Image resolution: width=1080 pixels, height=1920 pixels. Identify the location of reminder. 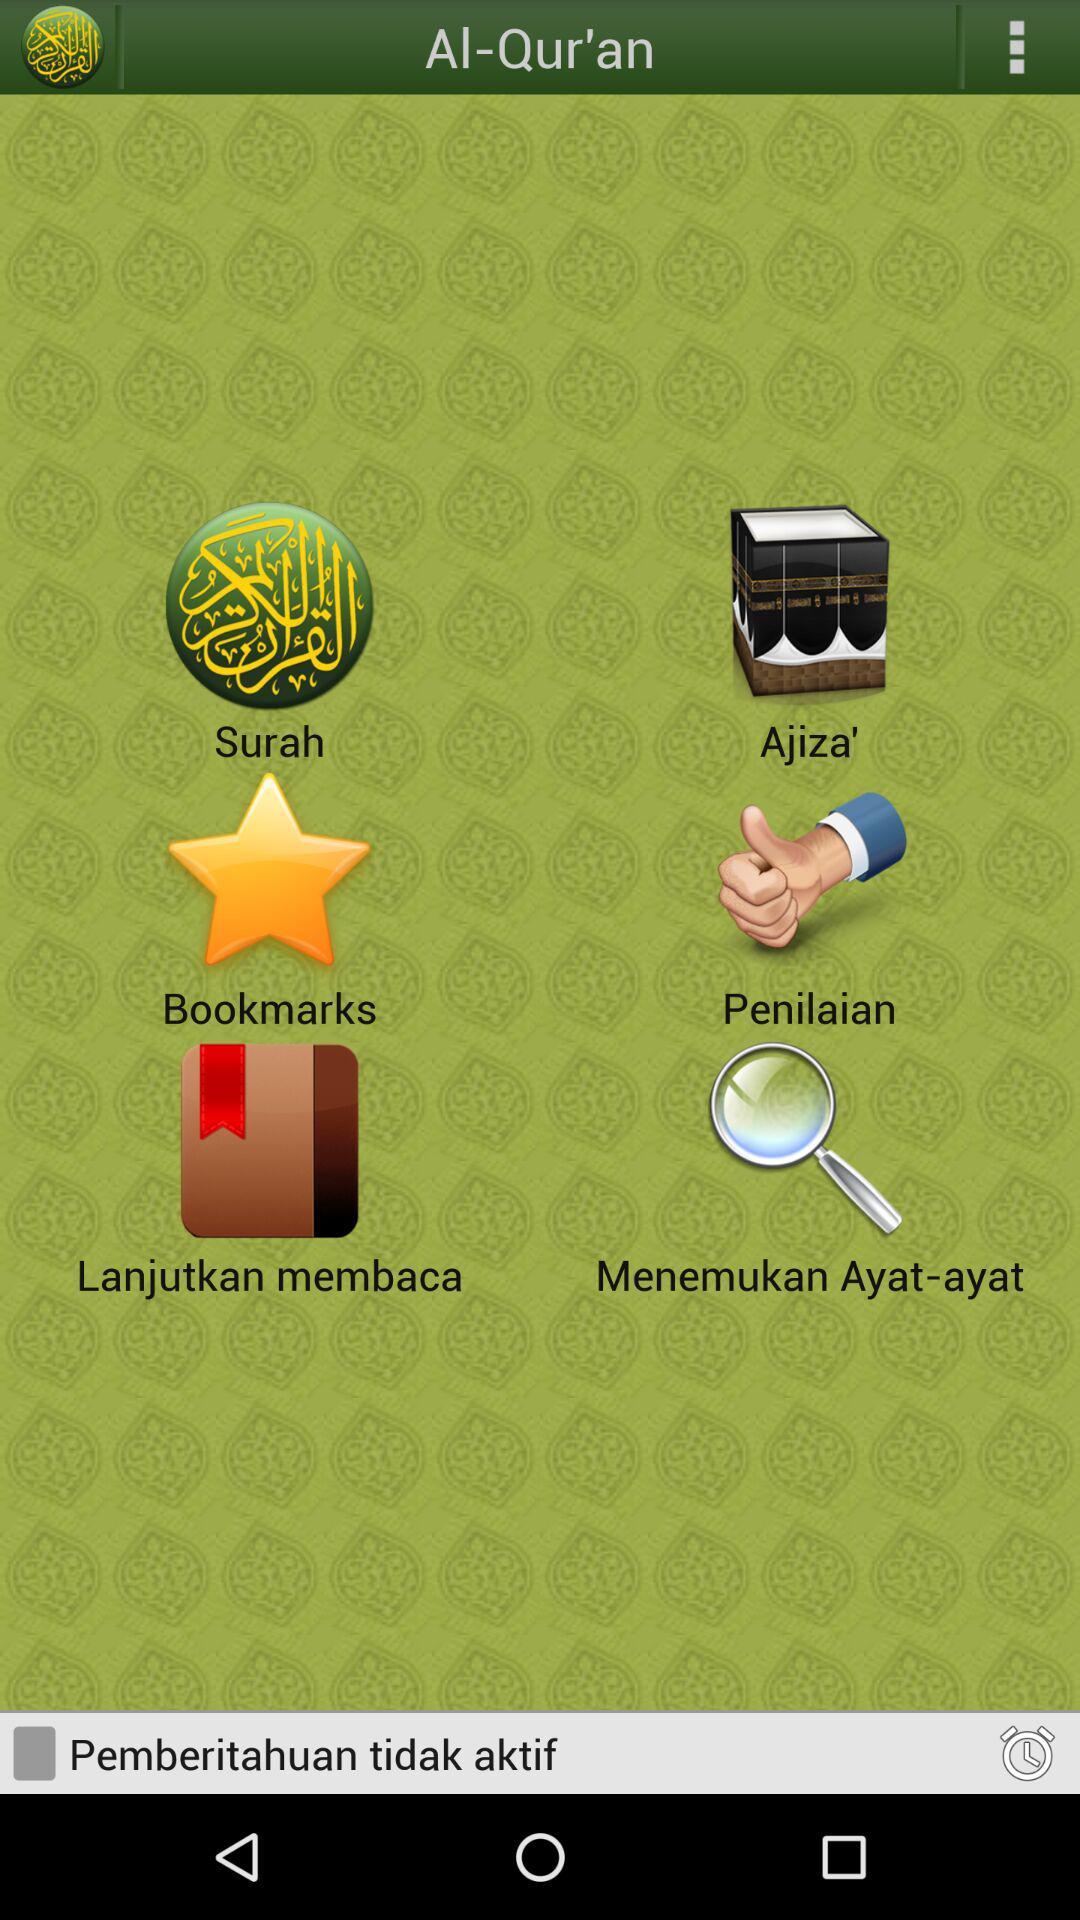
(1027, 1752).